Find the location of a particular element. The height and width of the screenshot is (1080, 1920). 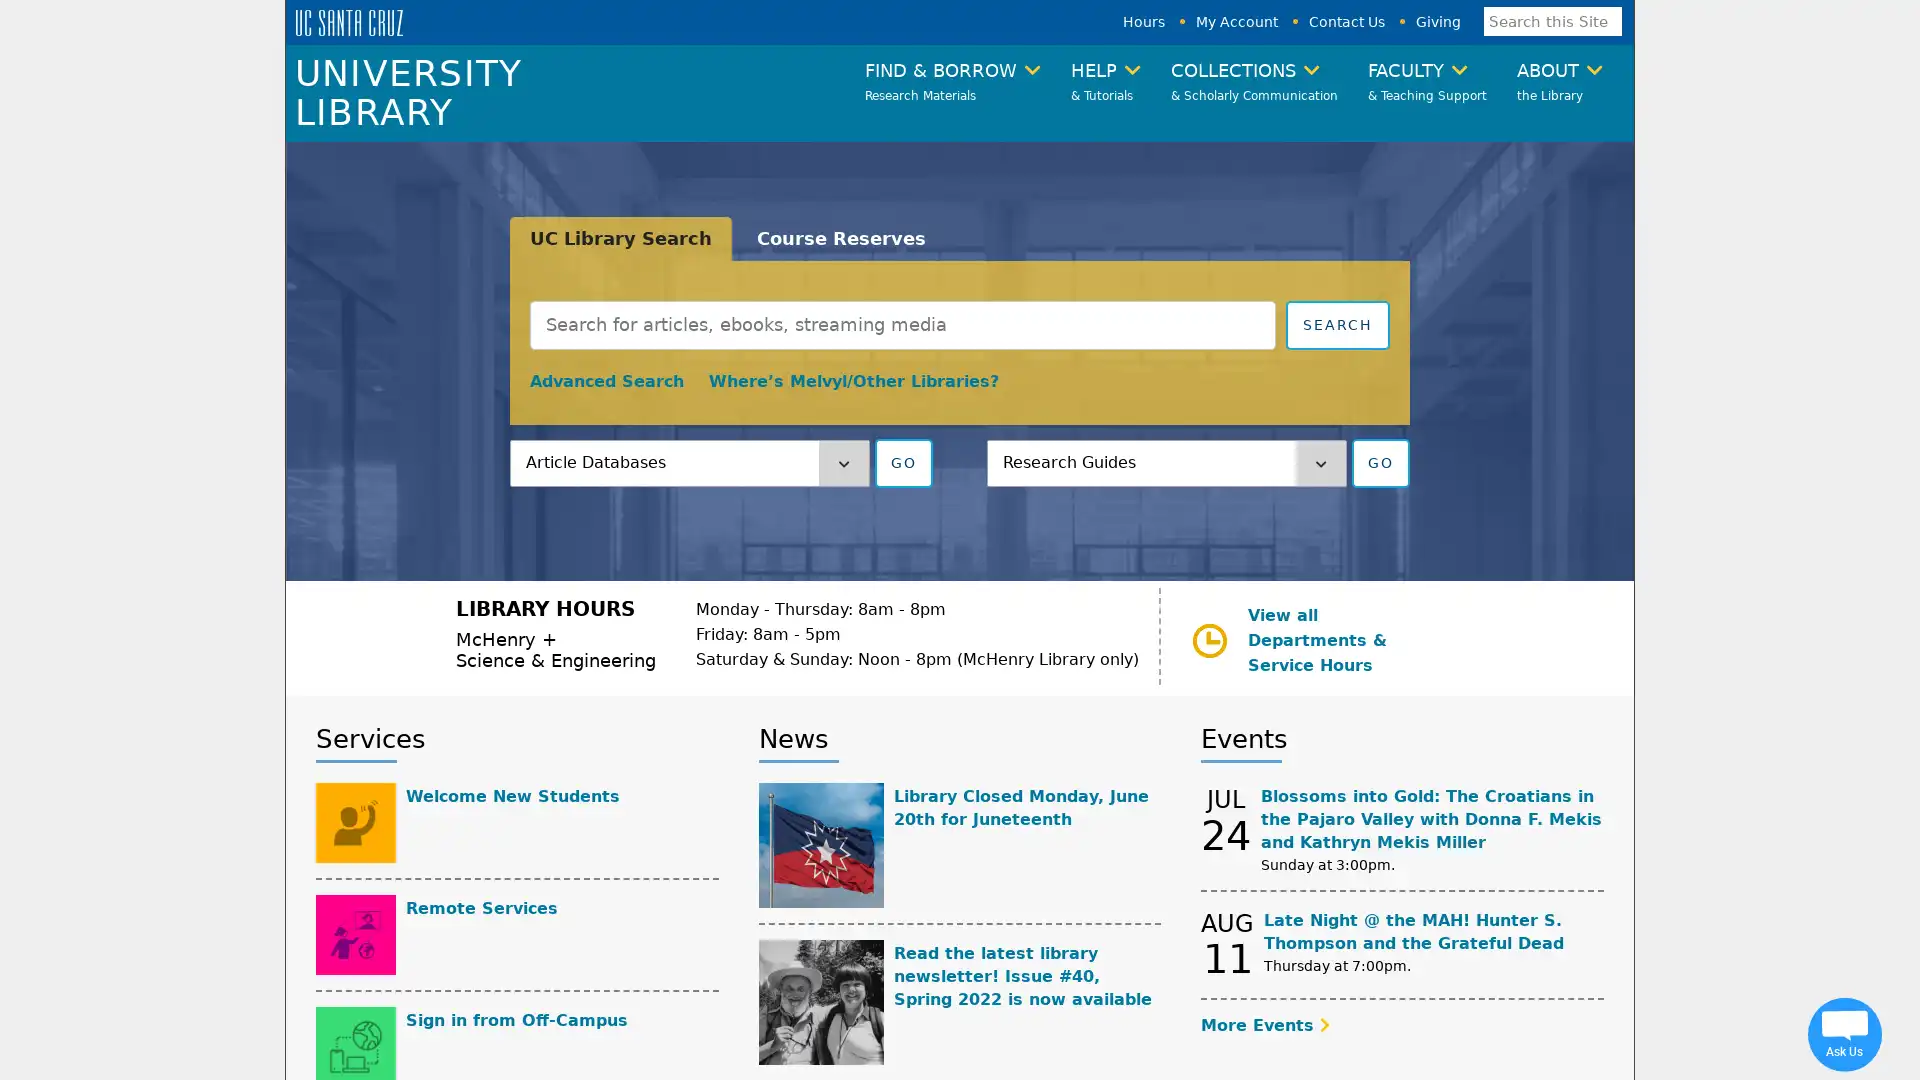

GO is located at coordinates (902, 462).